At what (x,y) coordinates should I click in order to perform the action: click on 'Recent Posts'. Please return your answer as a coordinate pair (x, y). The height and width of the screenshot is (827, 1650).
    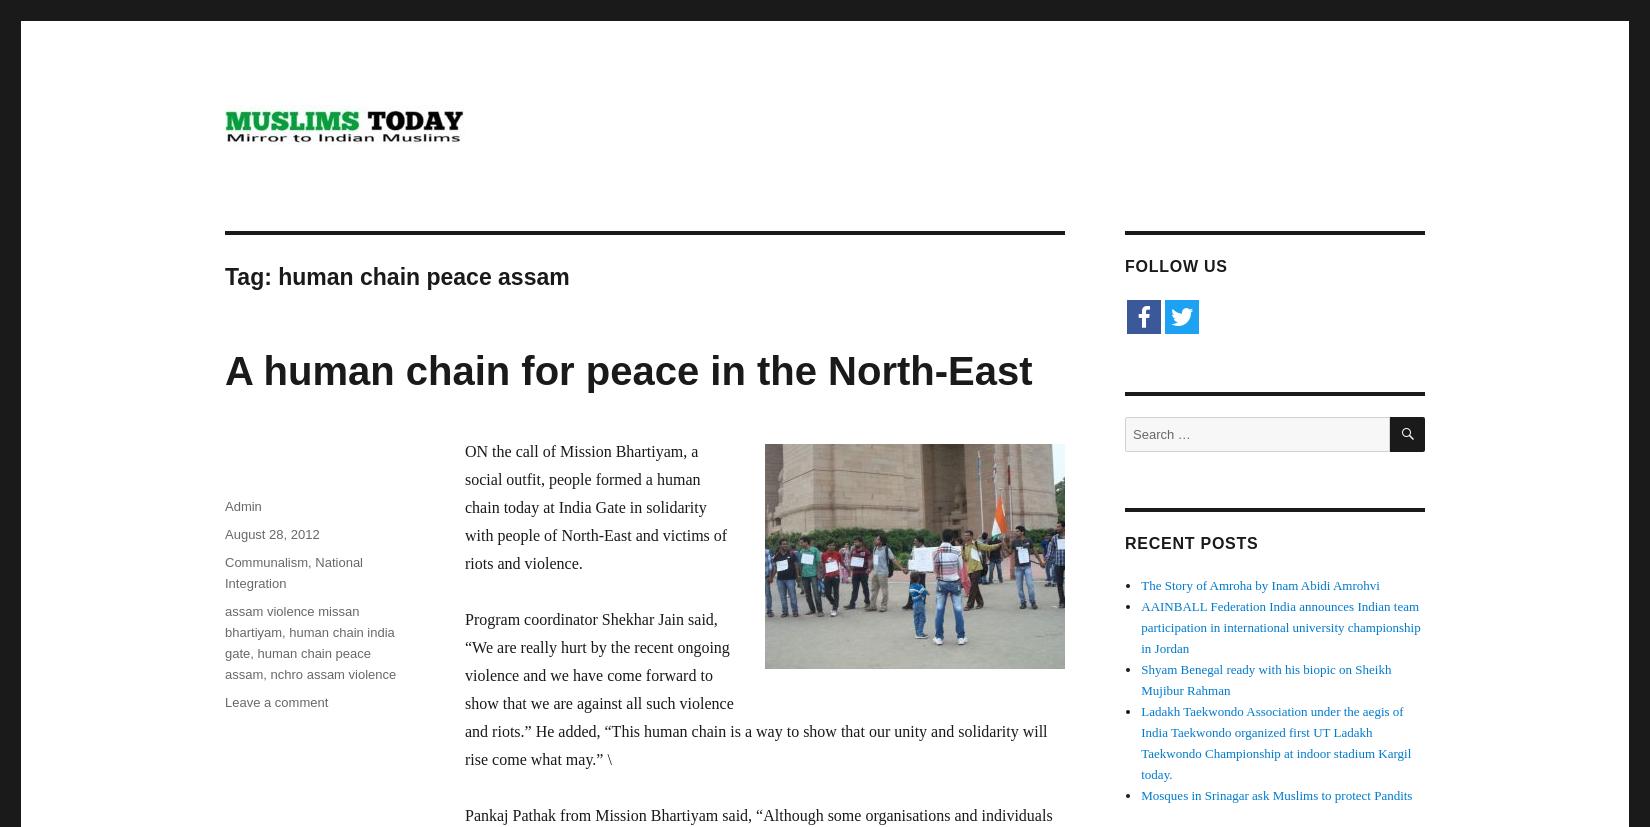
    Looking at the image, I should click on (1191, 542).